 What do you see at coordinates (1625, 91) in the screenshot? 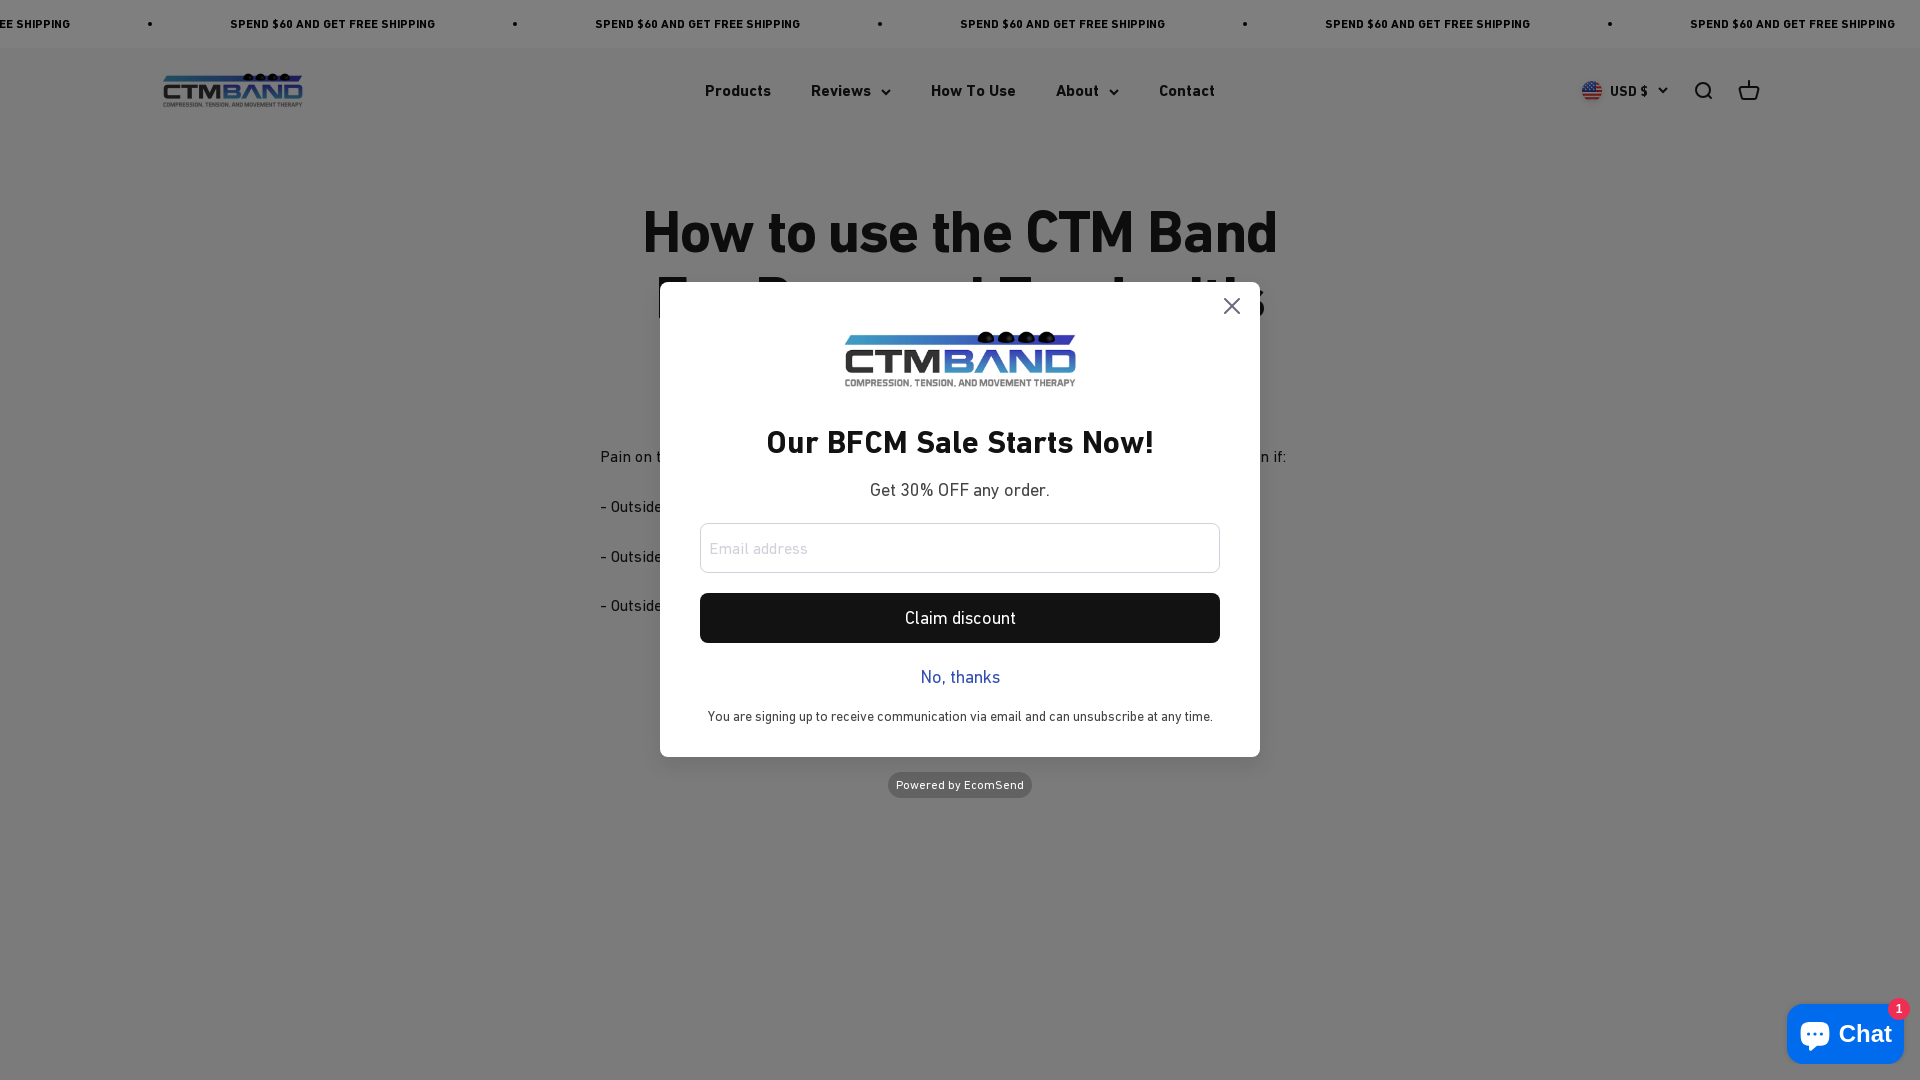
I see `'USD $'` at bounding box center [1625, 91].